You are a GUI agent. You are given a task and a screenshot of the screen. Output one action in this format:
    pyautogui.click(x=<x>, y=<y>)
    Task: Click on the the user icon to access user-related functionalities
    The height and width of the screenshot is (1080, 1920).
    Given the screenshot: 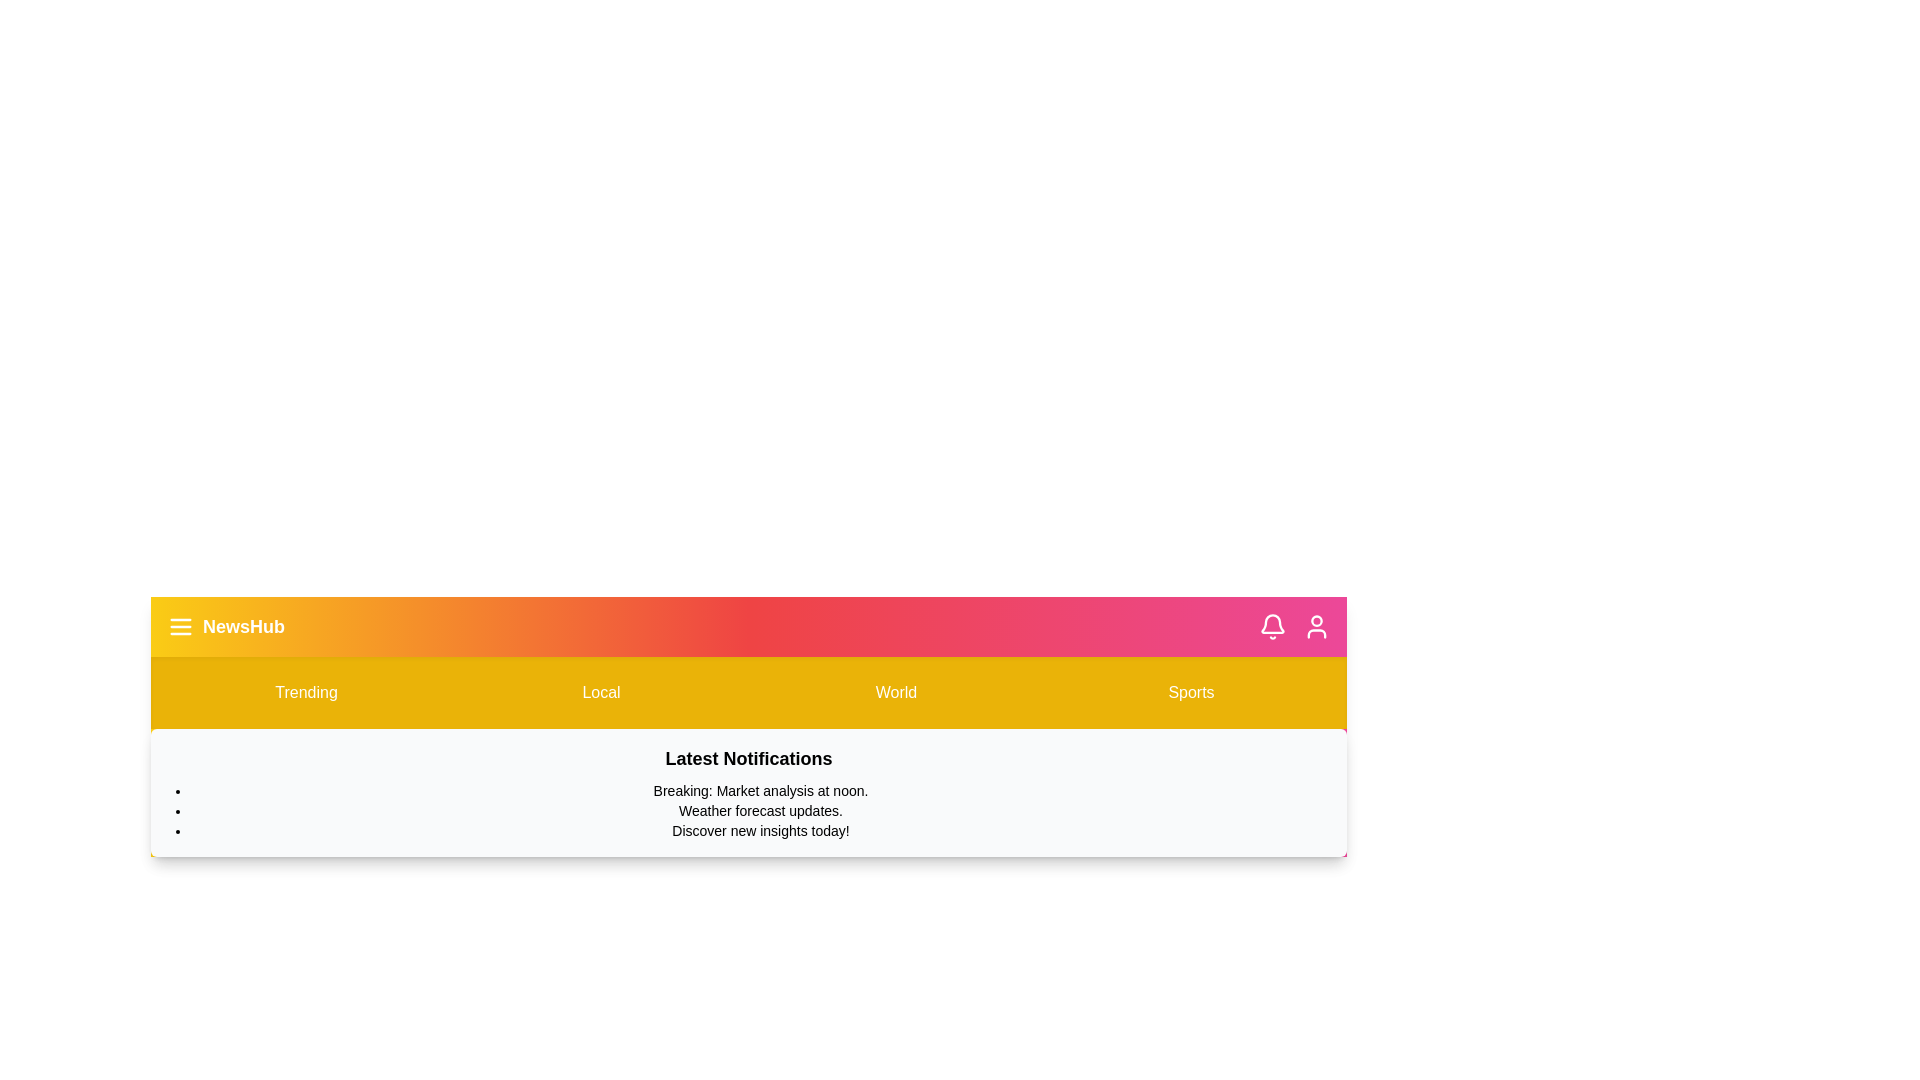 What is the action you would take?
    pyautogui.click(x=1316, y=626)
    